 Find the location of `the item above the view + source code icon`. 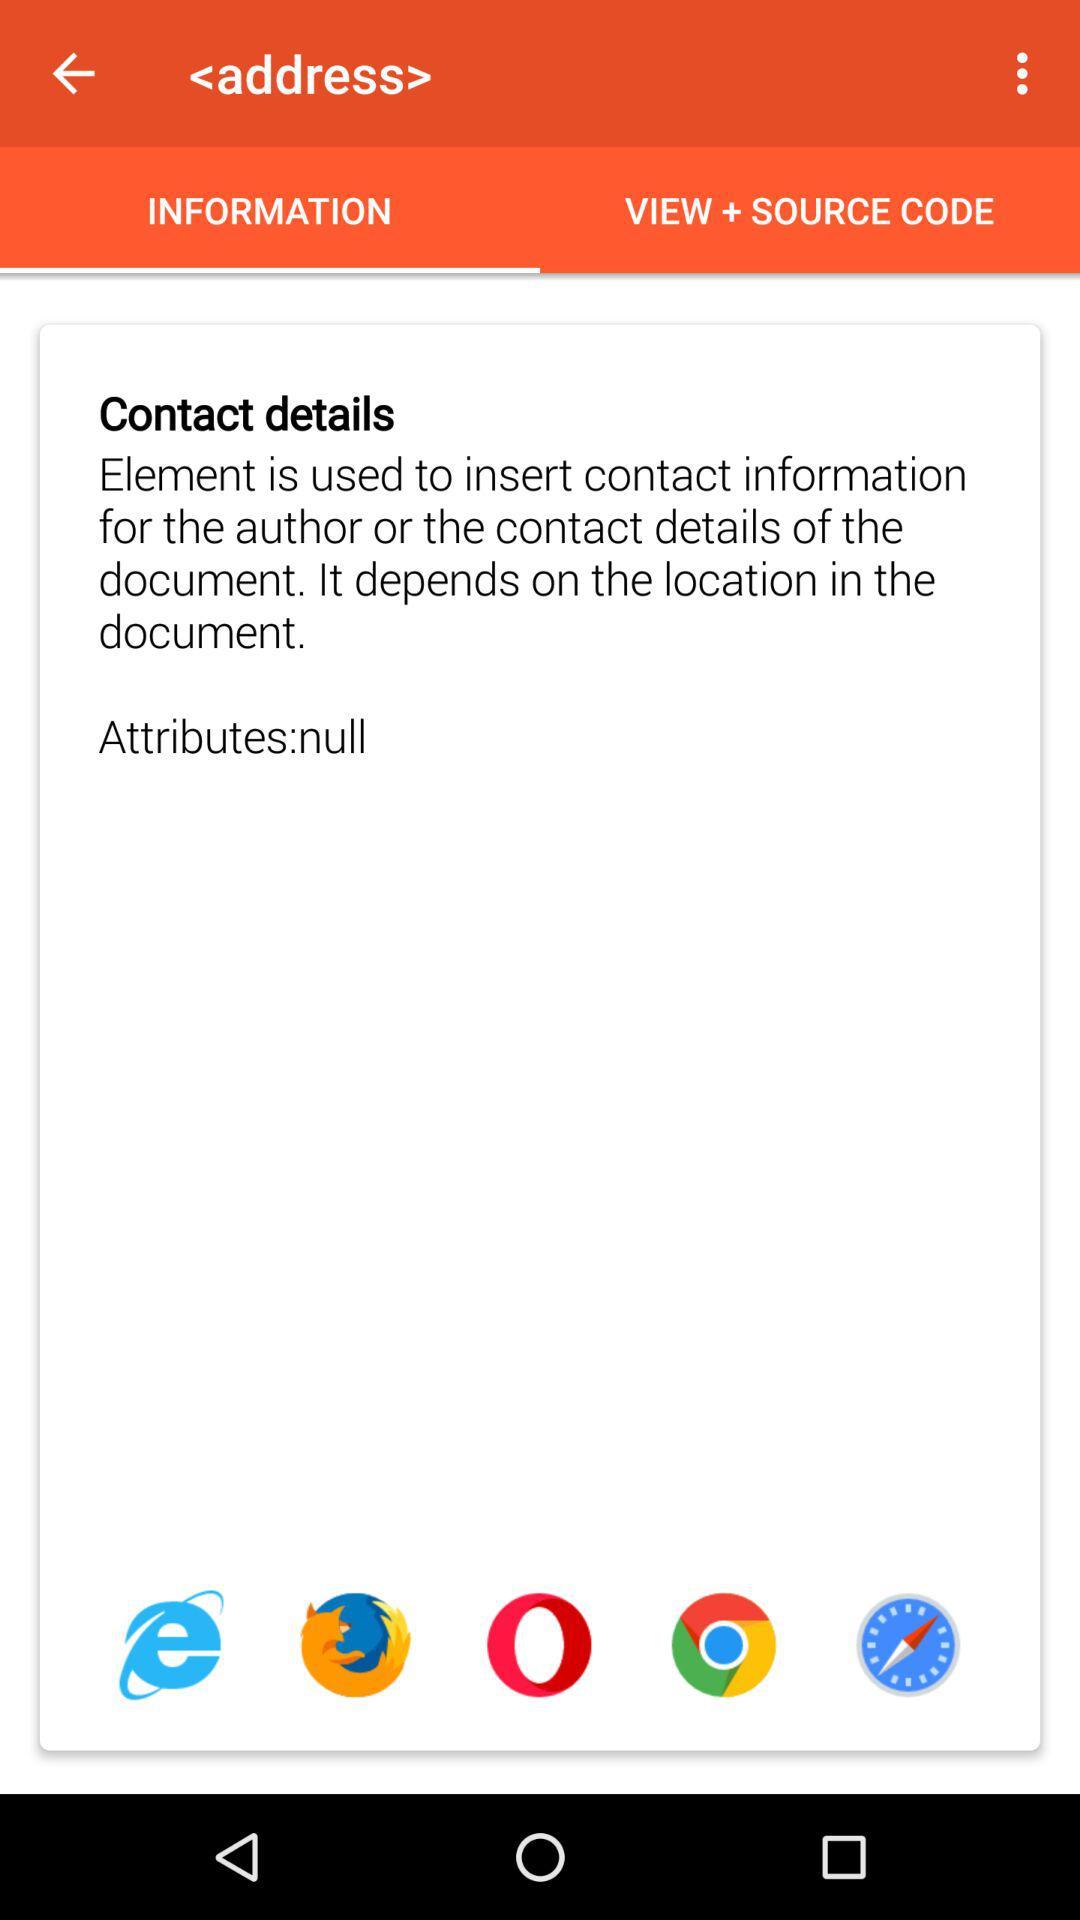

the item above the view + source code icon is located at coordinates (1027, 73).